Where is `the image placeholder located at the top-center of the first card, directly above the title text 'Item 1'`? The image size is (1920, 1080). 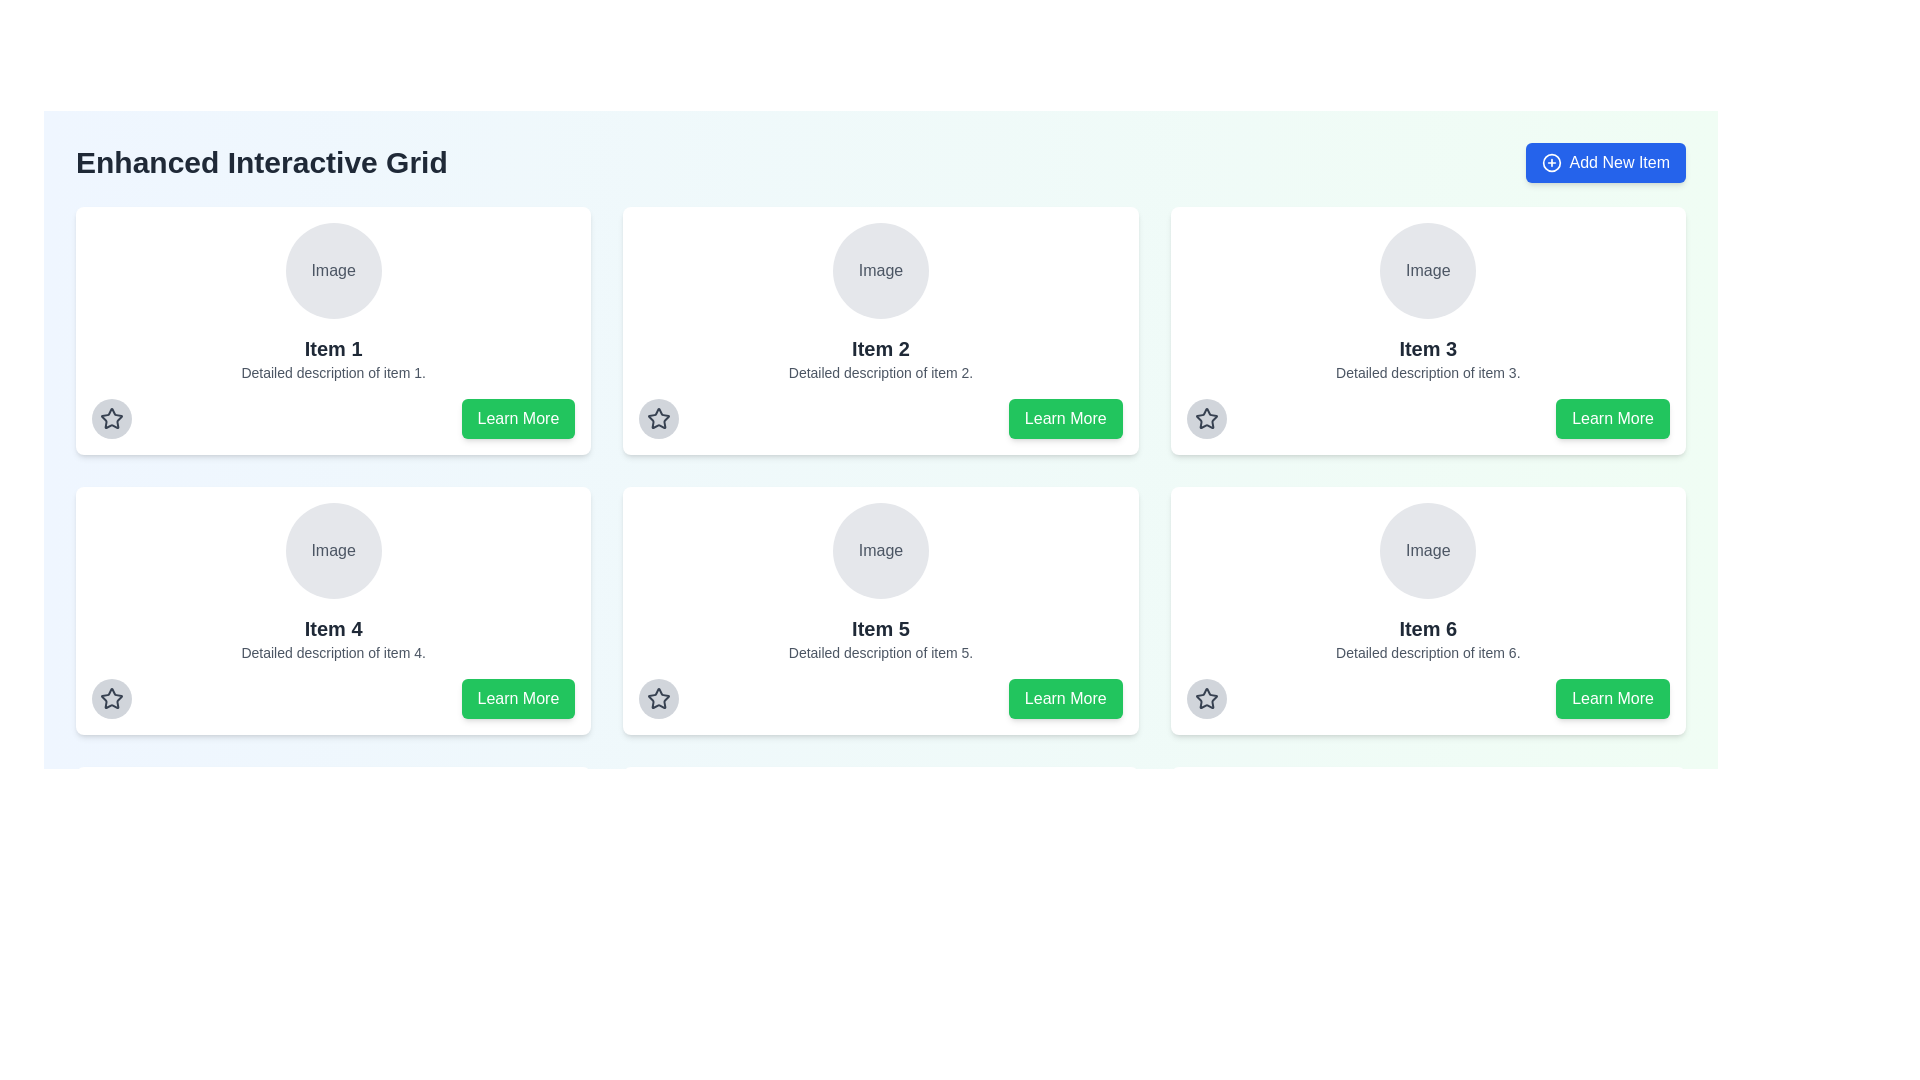
the image placeholder located at the top-center of the first card, directly above the title text 'Item 1' is located at coordinates (333, 270).